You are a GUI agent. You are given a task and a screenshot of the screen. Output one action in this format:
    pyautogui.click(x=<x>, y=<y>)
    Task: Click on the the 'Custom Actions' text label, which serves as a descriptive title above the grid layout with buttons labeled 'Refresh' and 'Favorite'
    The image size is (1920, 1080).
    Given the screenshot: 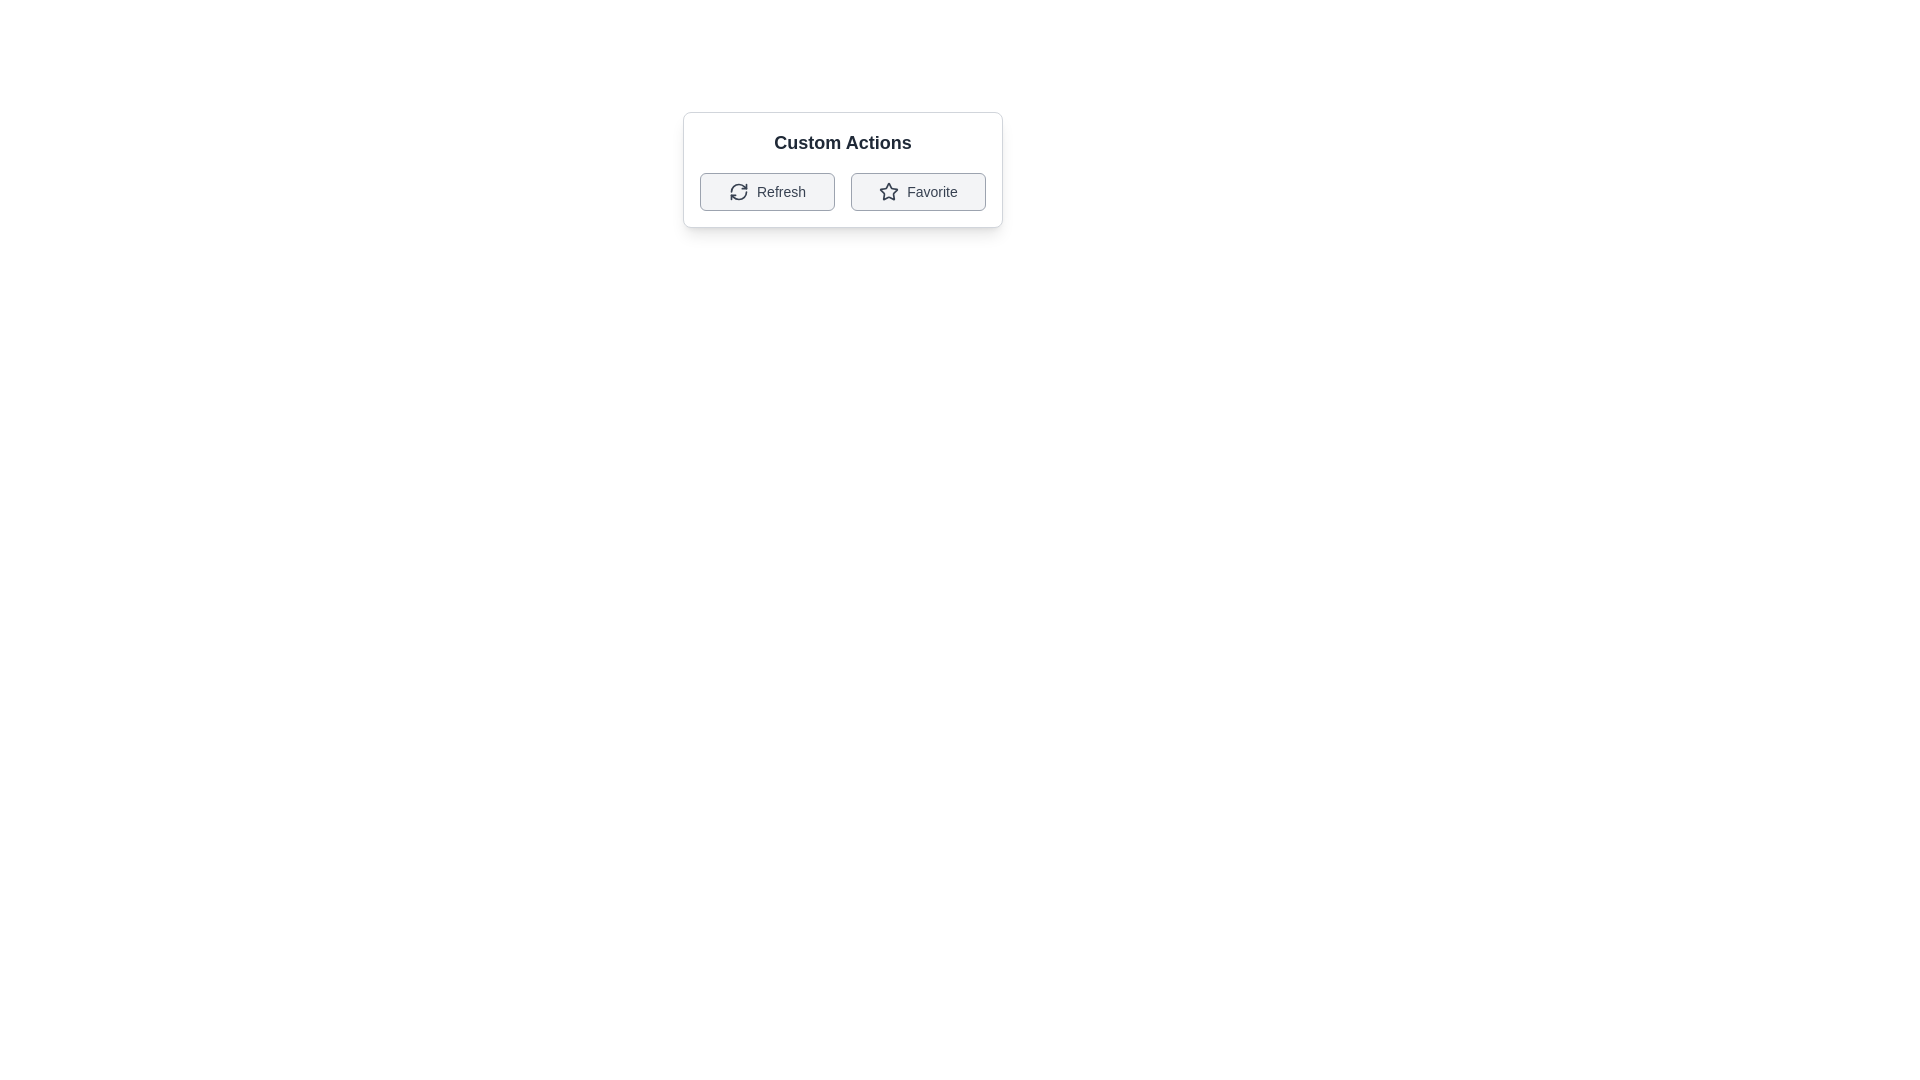 What is the action you would take?
    pyautogui.click(x=843, y=141)
    